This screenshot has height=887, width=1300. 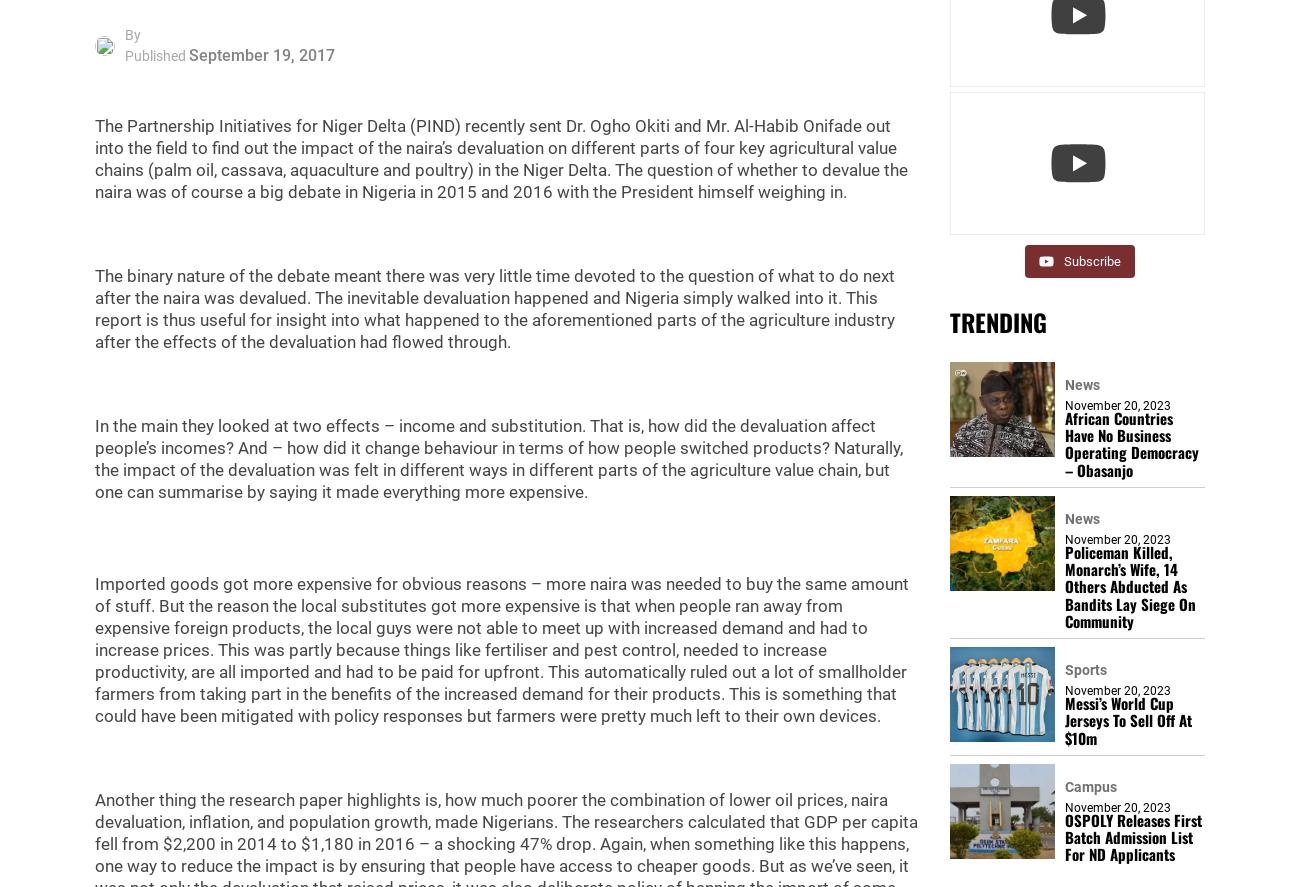 I want to click on 'The binary nature of the debate meant there was very little time devoted to the question of what to do next after the naira was devalued. The inevitable devaluation happened and Nigeria simply walked into it. This report is thus useful for insight into what happened to the aforementioned parts of the agriculture industry after the effects of the devaluation had flowed through.', so click(x=495, y=309).